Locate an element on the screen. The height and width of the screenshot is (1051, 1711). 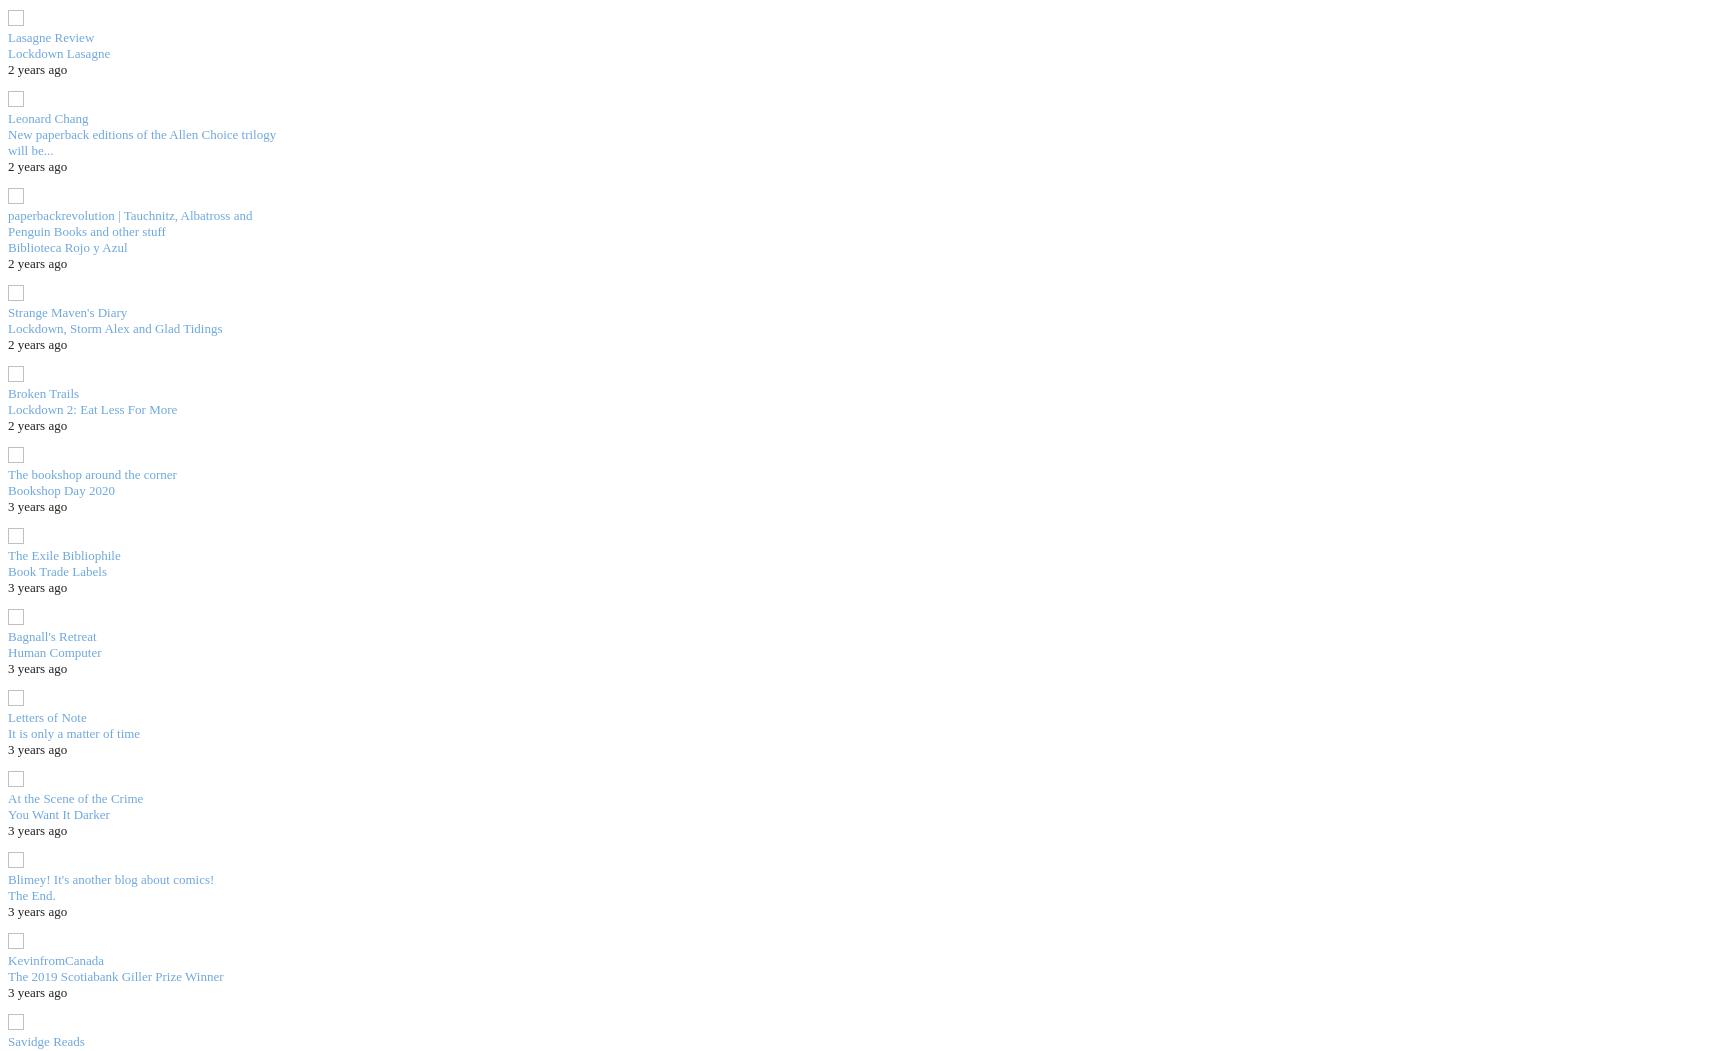
'Lockdown Lasagne' is located at coordinates (7, 51).